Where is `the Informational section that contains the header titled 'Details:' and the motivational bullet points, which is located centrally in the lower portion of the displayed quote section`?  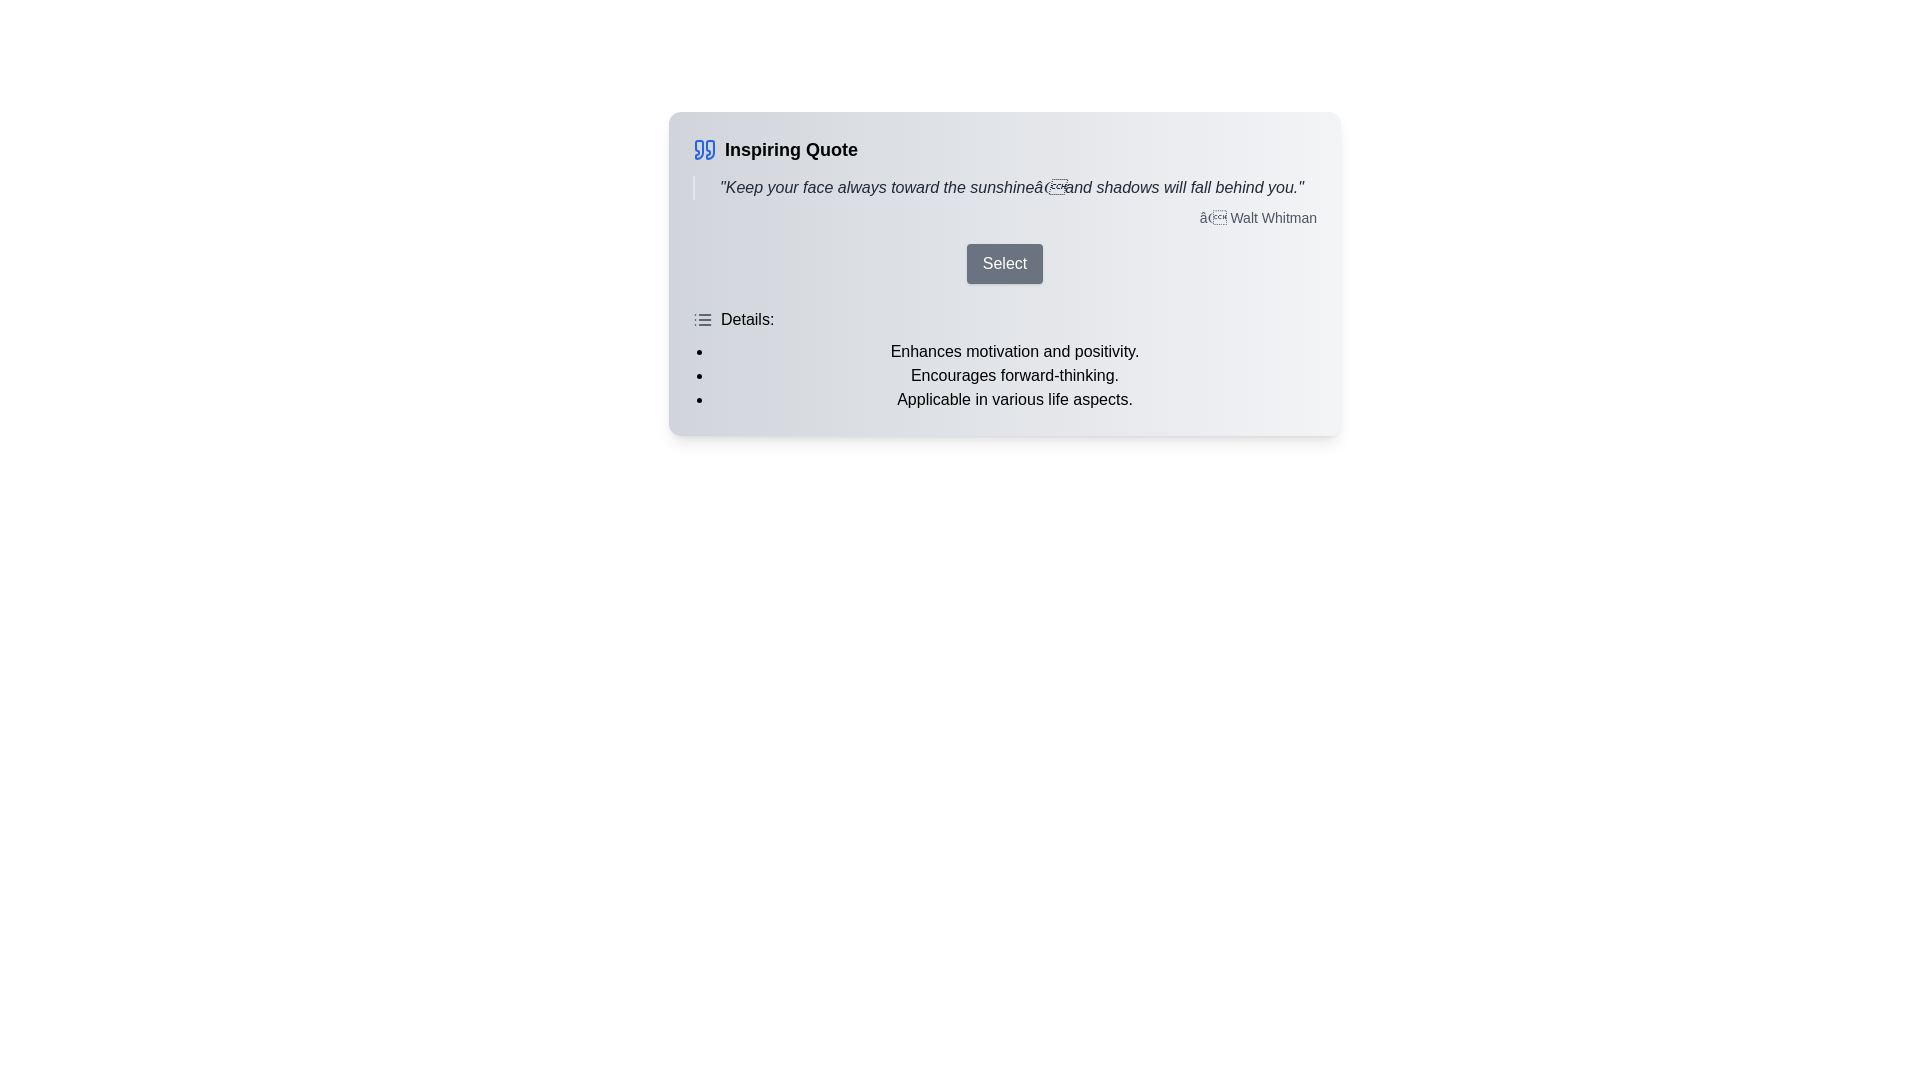
the Informational section that contains the header titled 'Details:' and the motivational bullet points, which is located centrally in the lower portion of the displayed quote section is located at coordinates (1004, 358).